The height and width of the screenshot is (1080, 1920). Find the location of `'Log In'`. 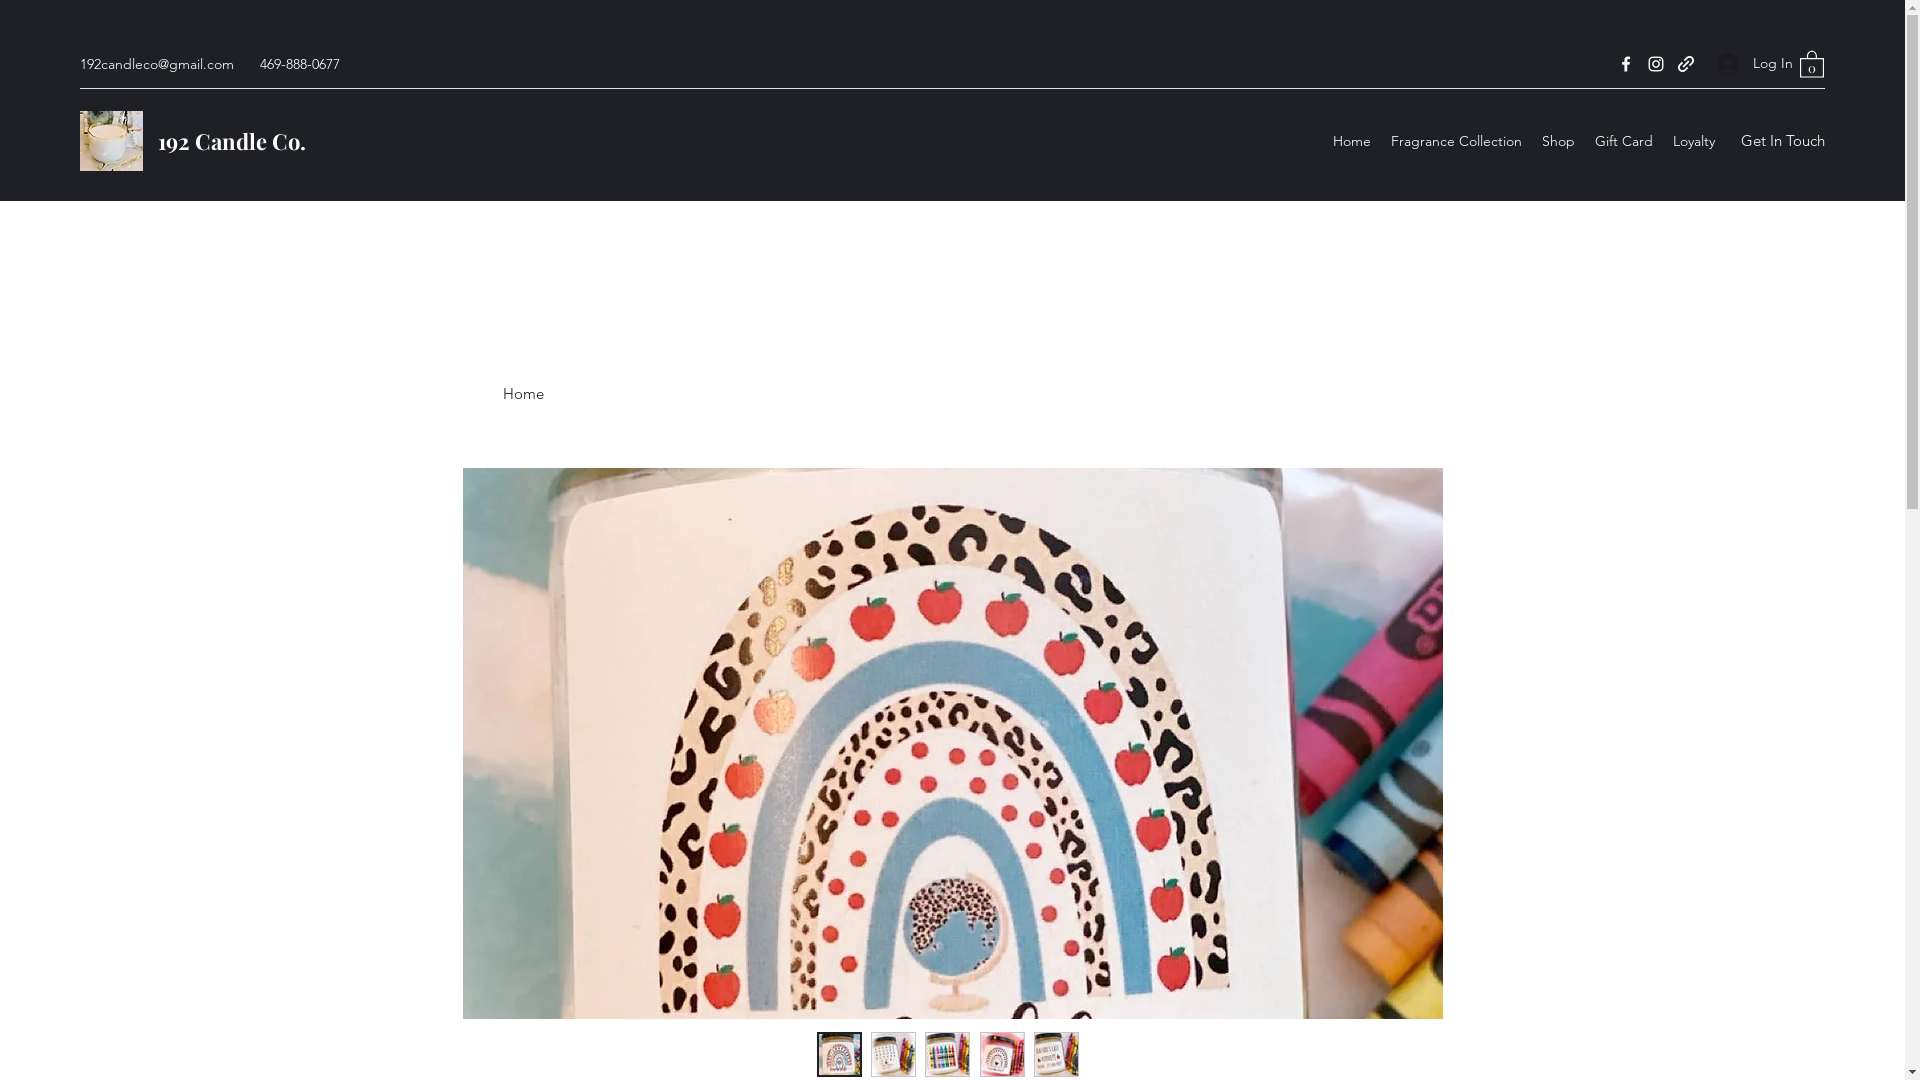

'Log In' is located at coordinates (1746, 62).